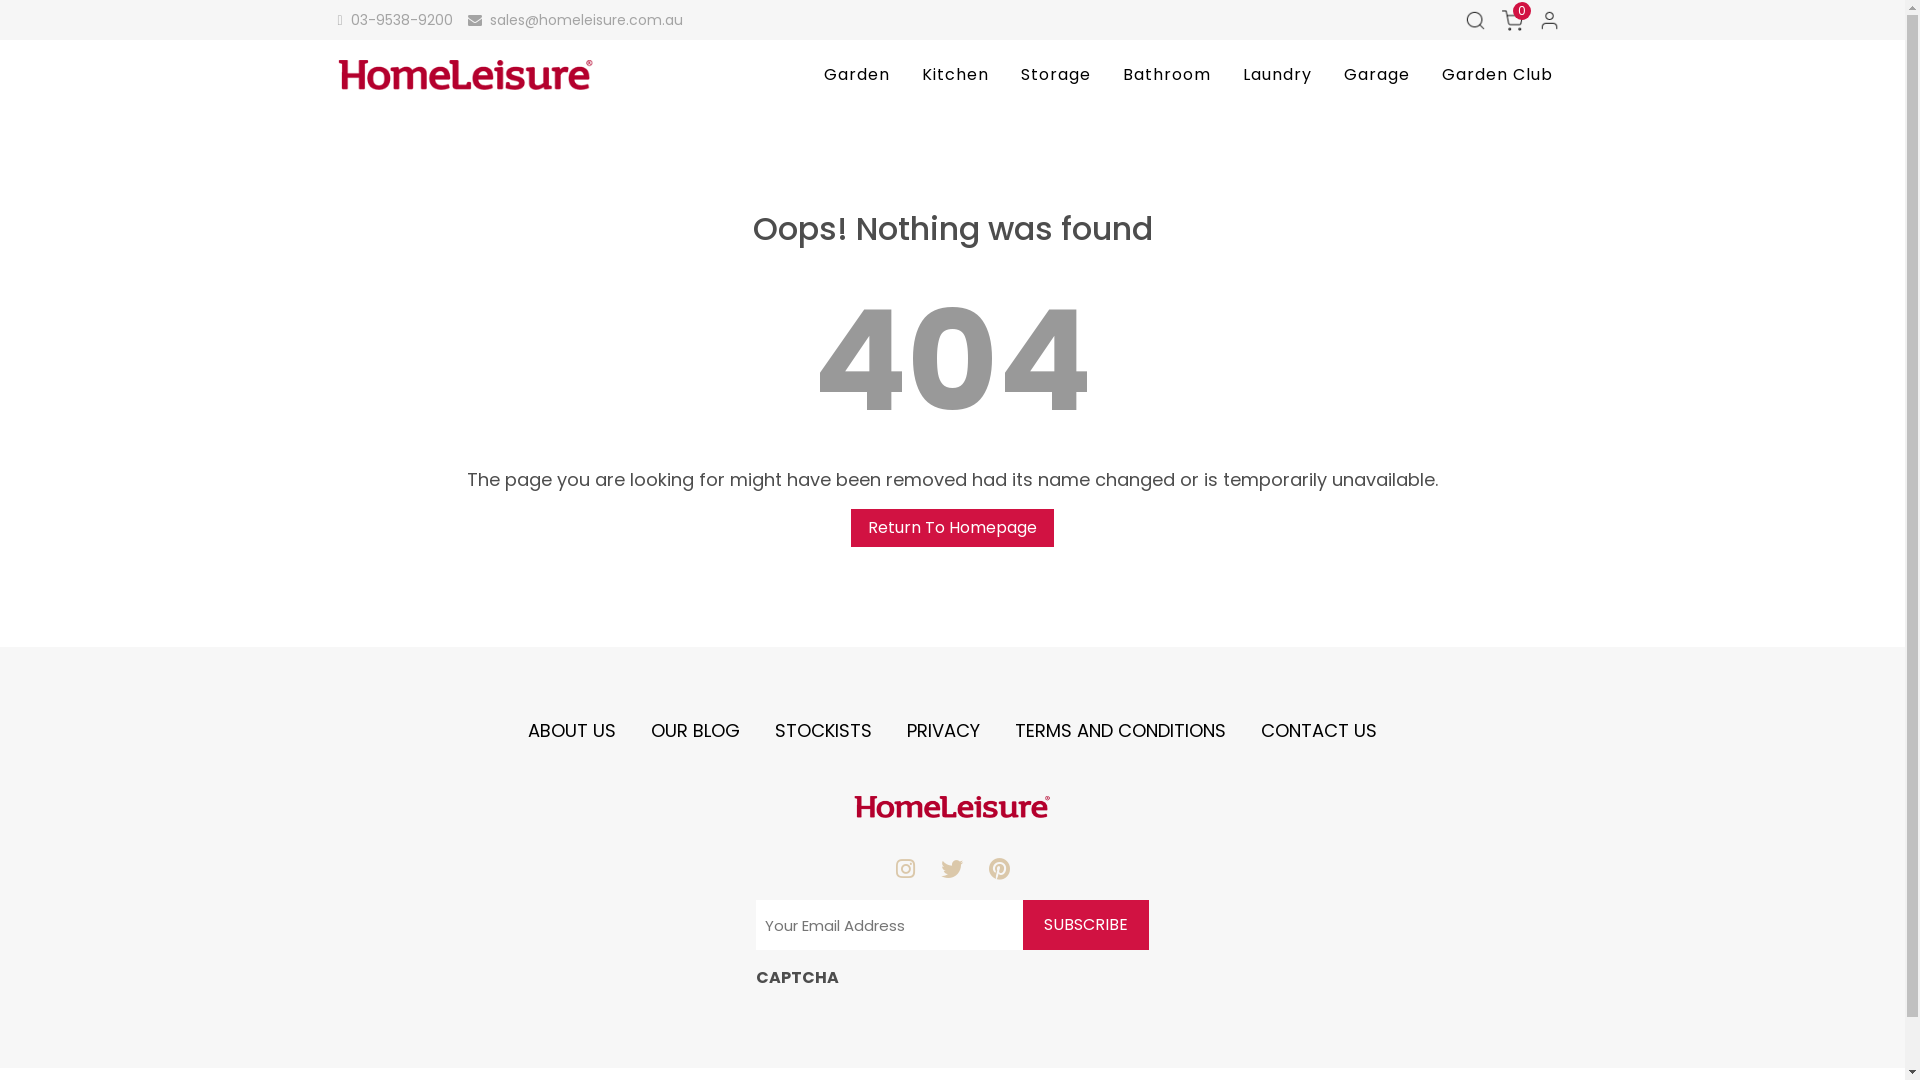 The image size is (1920, 1080). What do you see at coordinates (574, 19) in the screenshot?
I see `'sales@homeleisure.com.au'` at bounding box center [574, 19].